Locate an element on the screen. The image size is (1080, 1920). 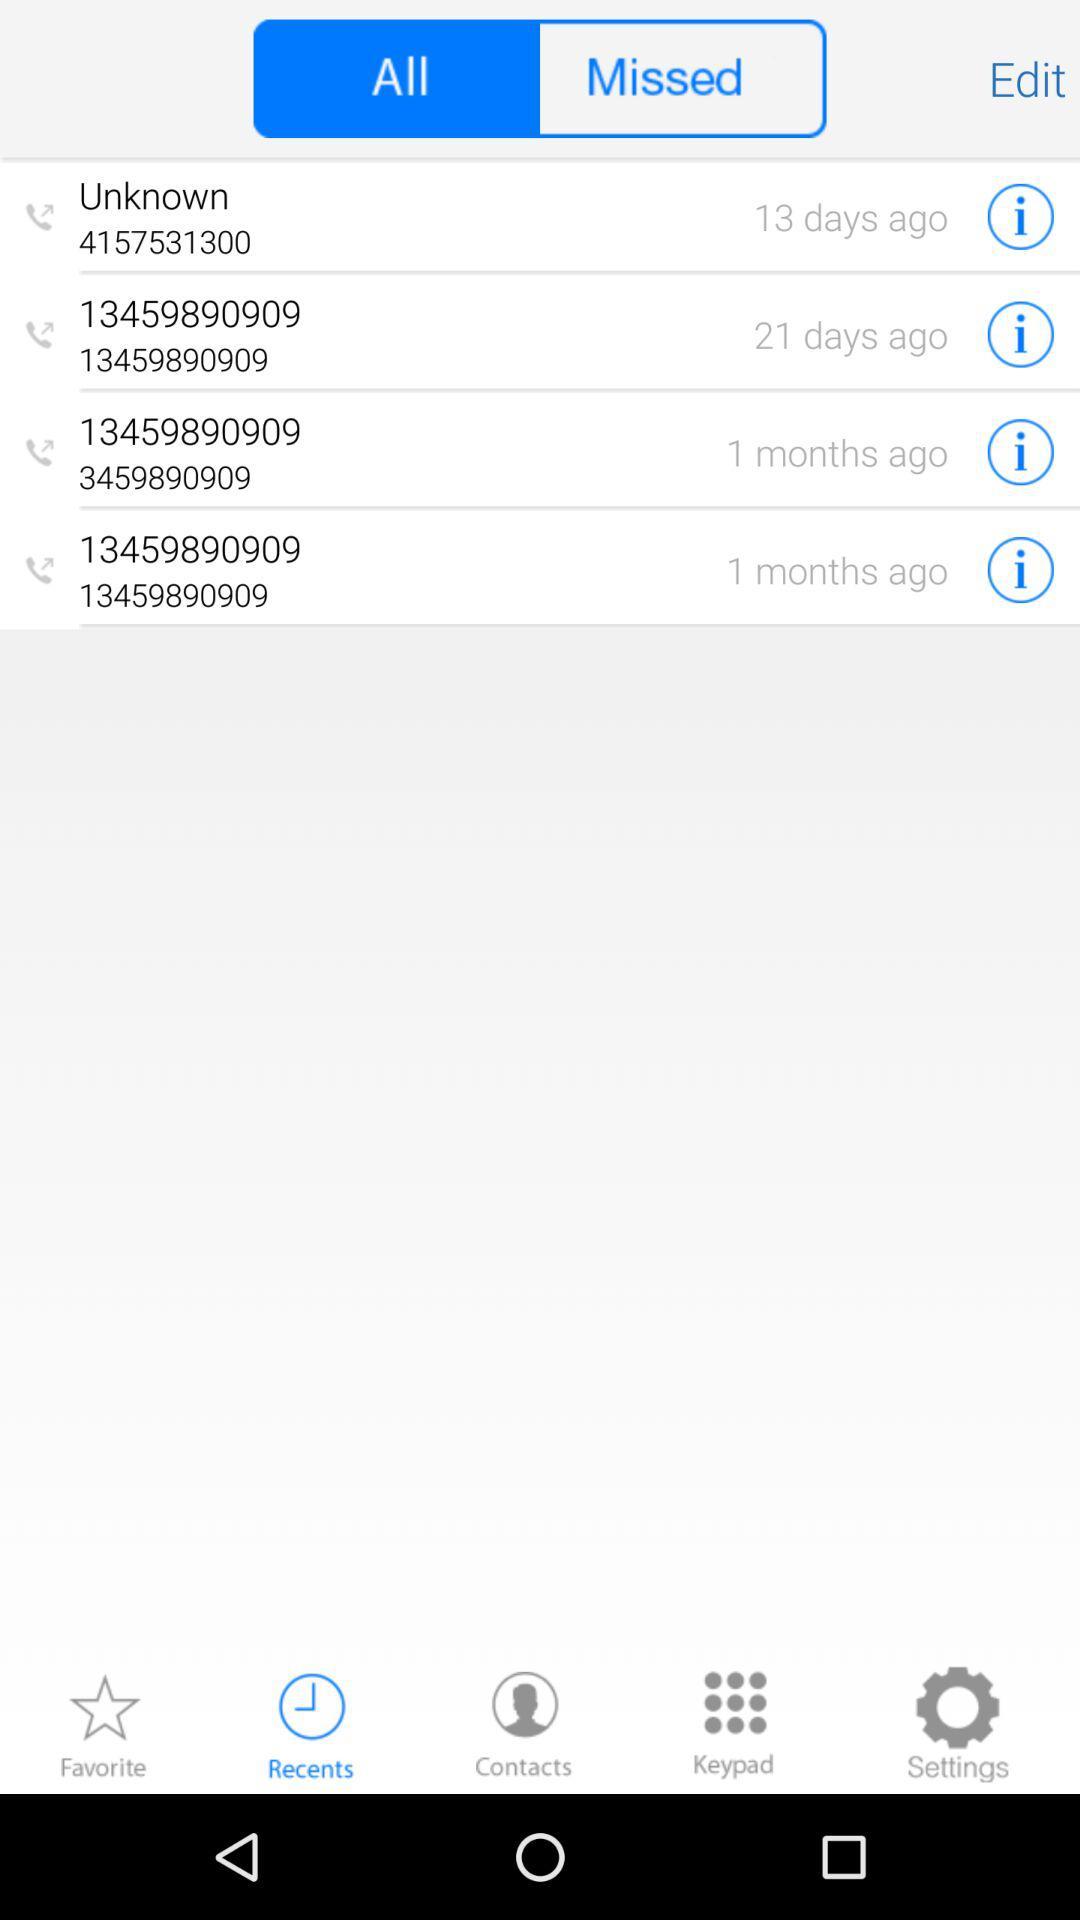
the star icon is located at coordinates (103, 1844).